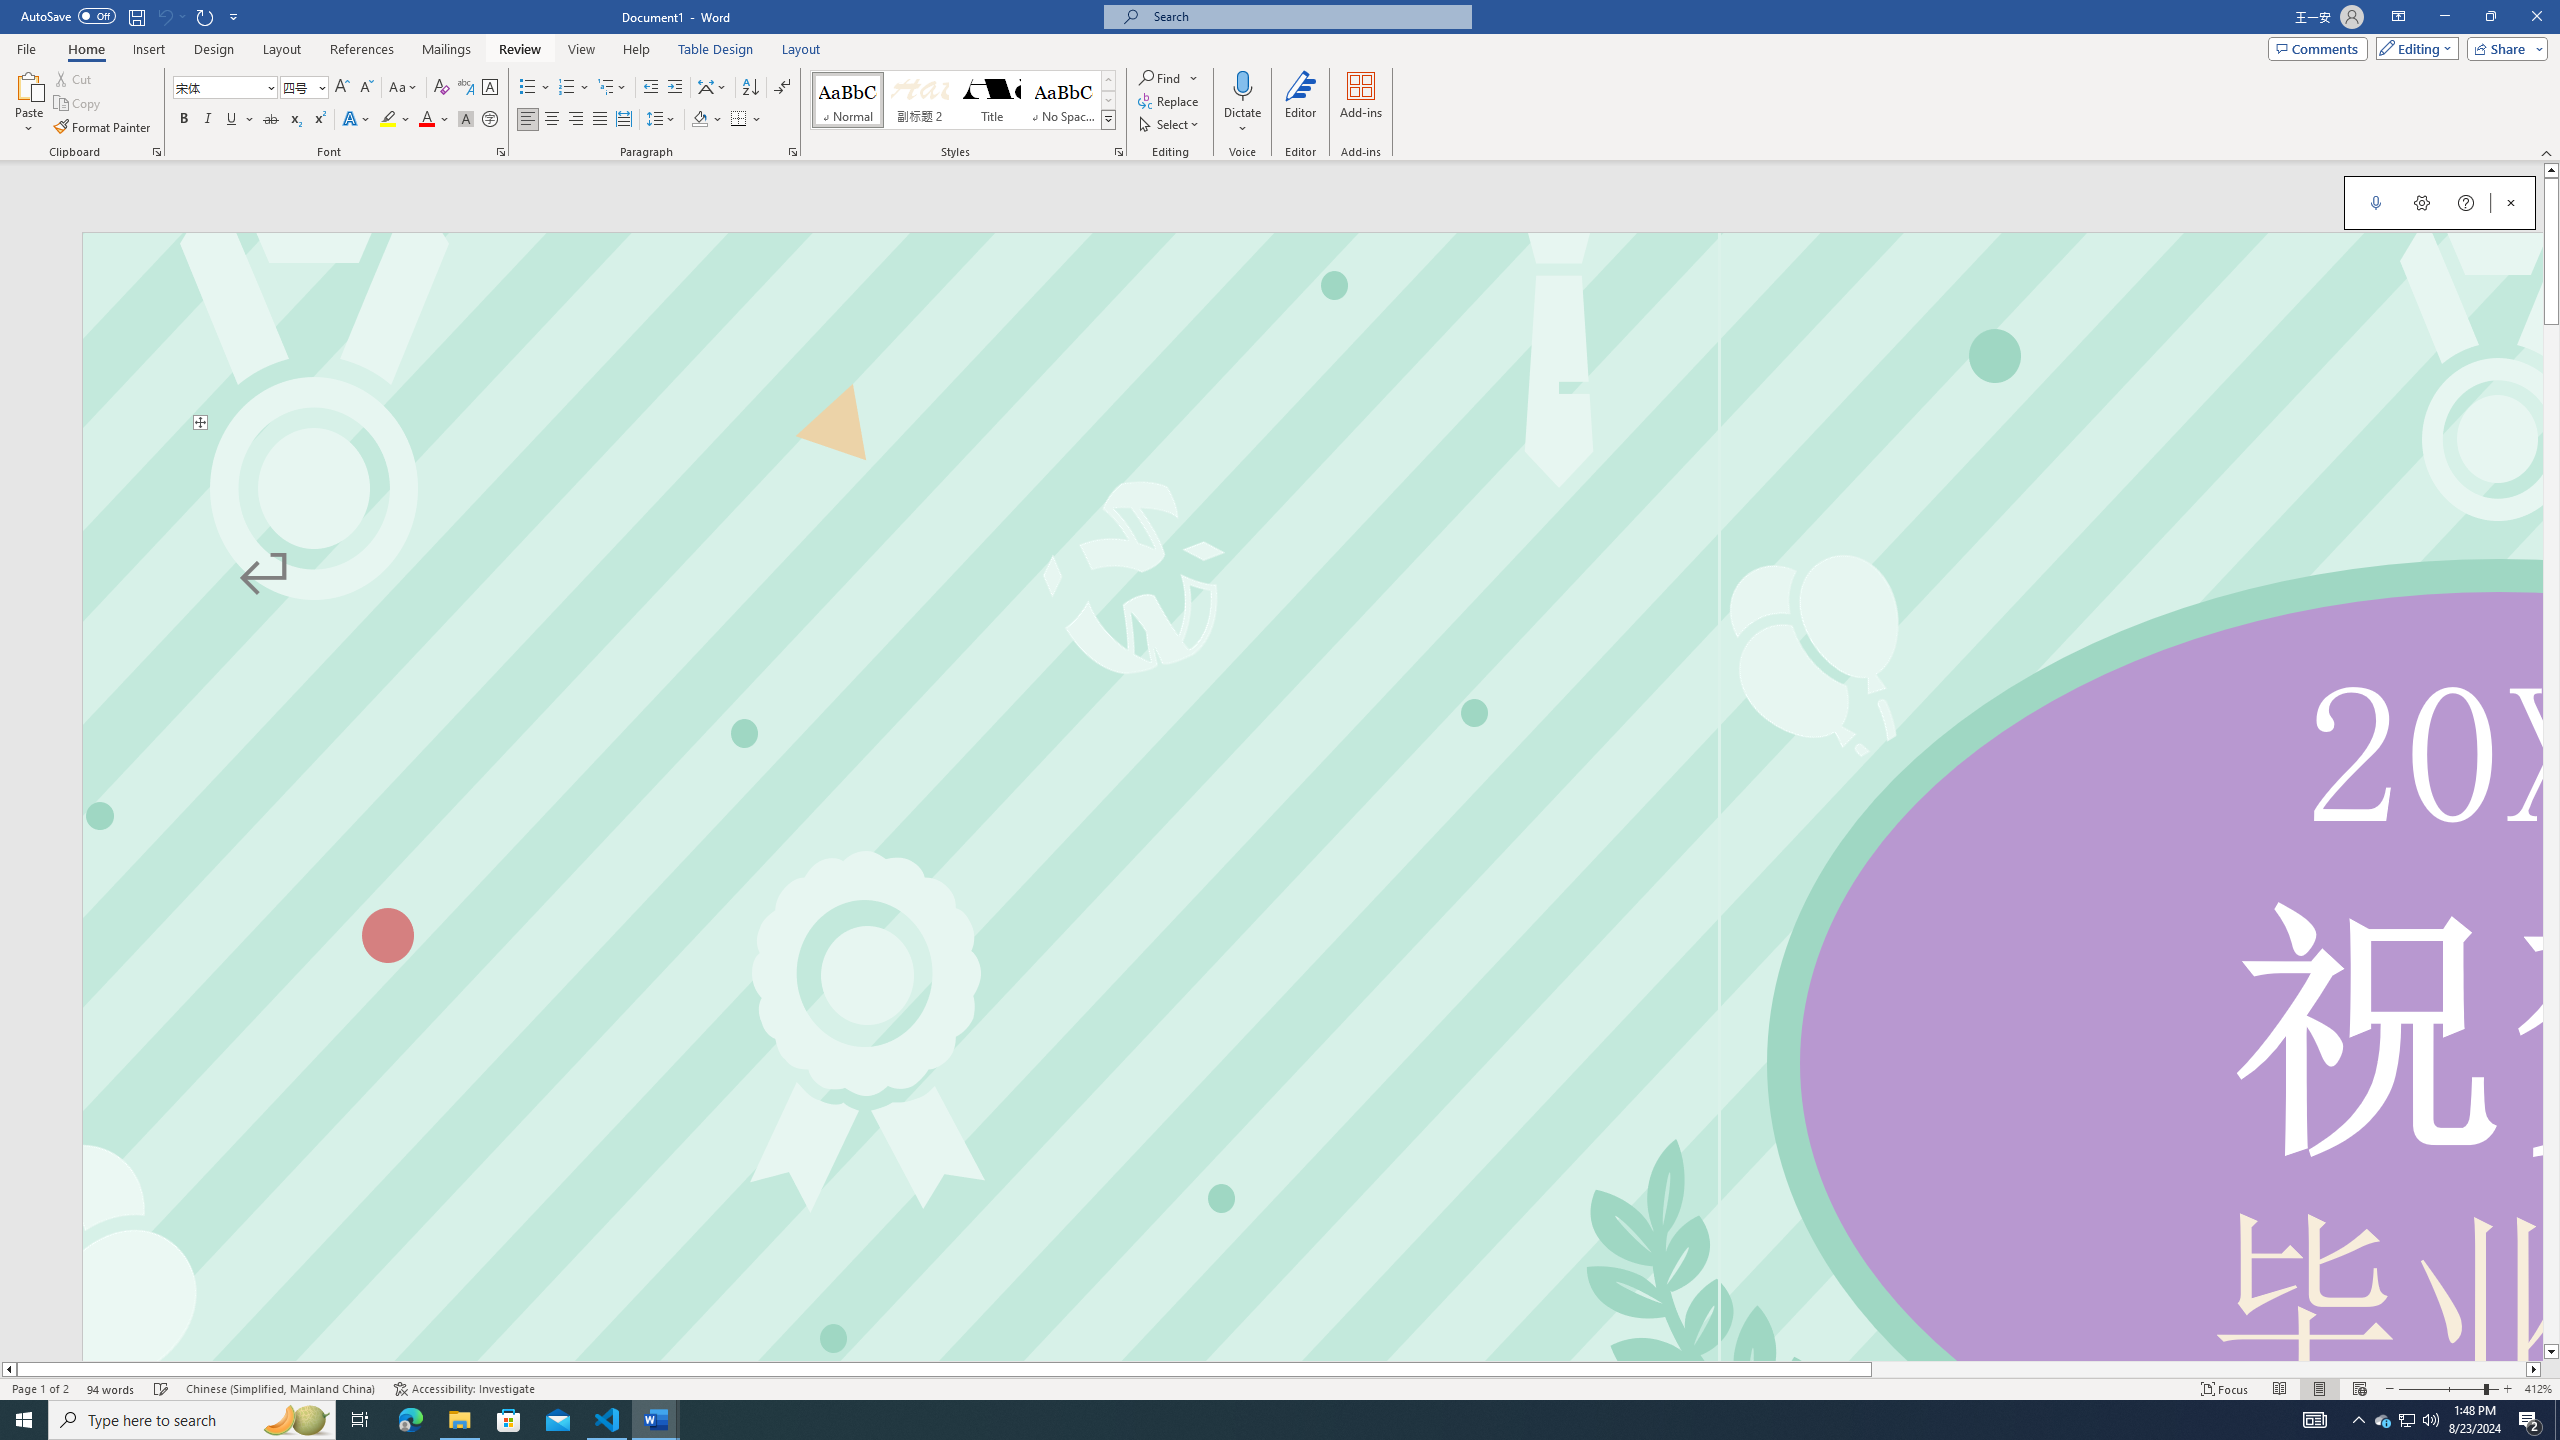 The image size is (2560, 1440). What do you see at coordinates (489, 118) in the screenshot?
I see `'Enclose Characters...'` at bounding box center [489, 118].